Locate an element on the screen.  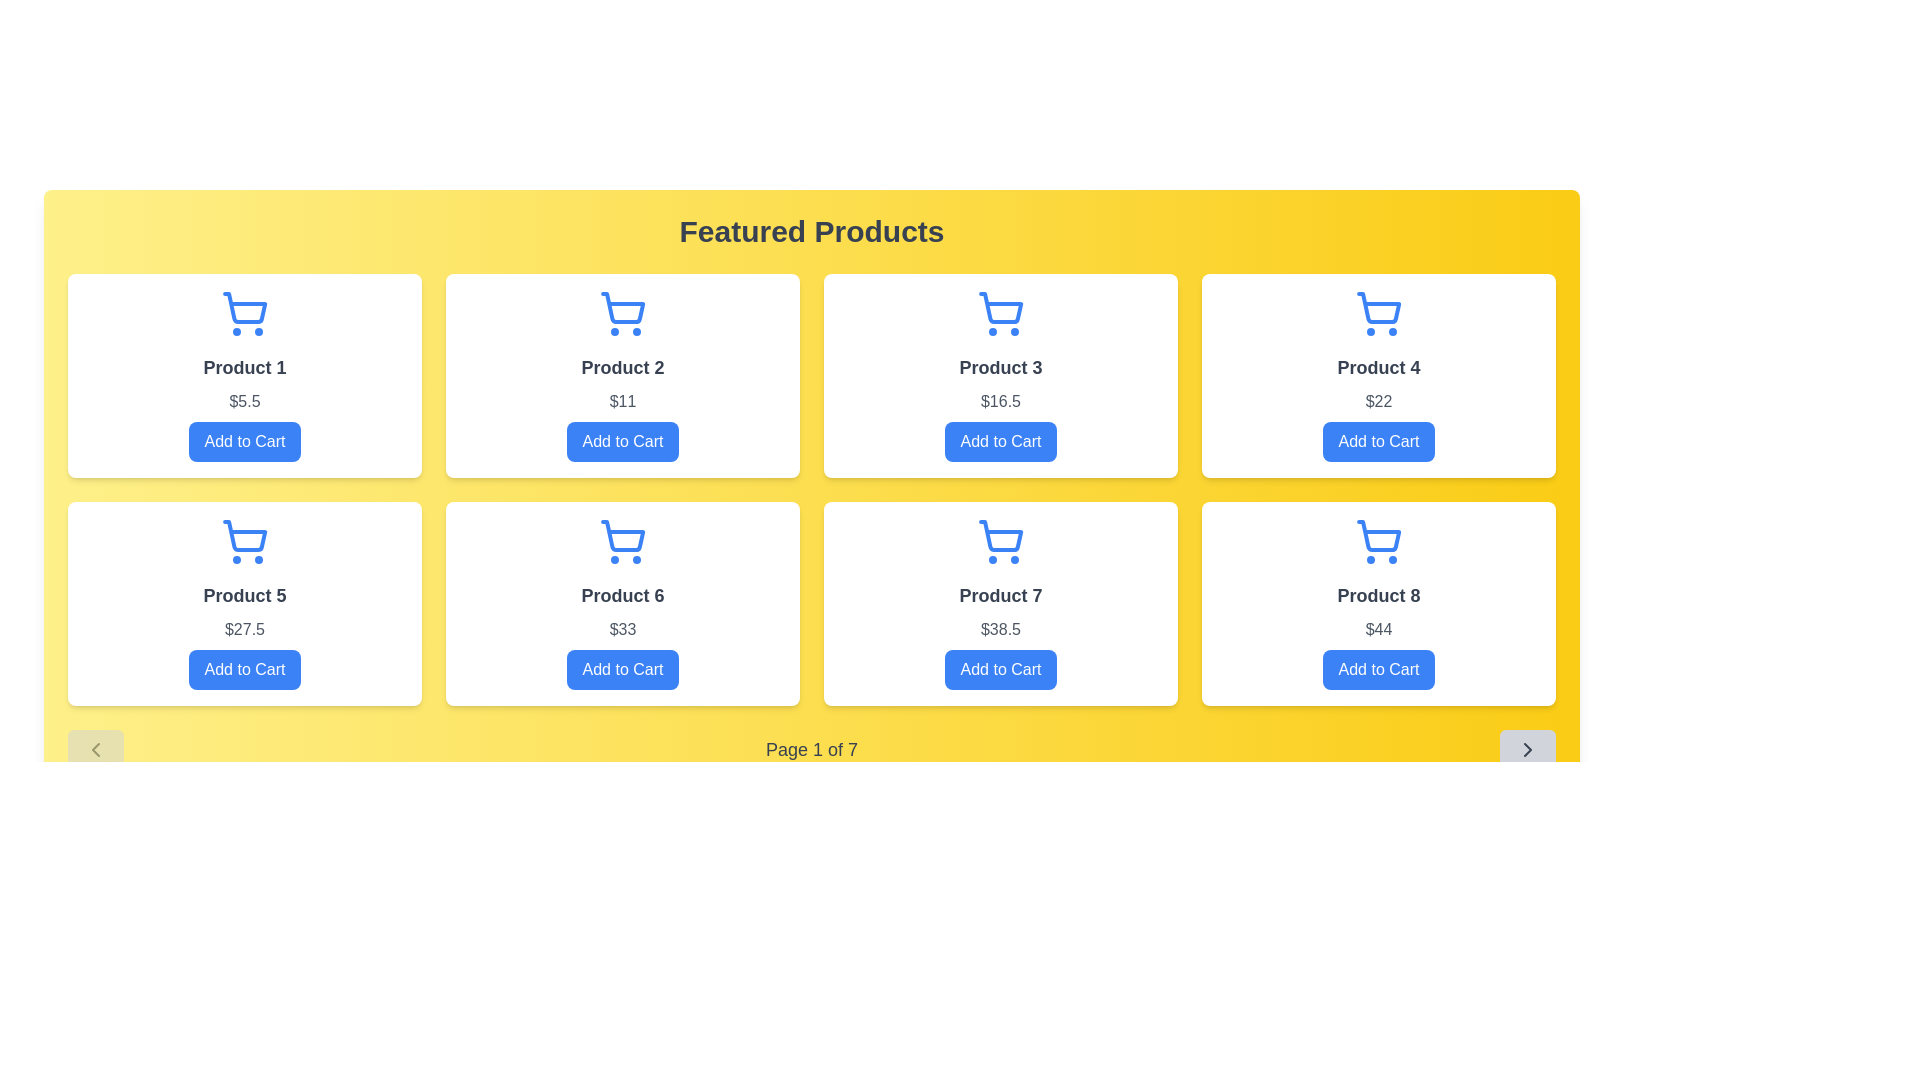
the button to add 'Product 7' to the cart, which is located in the second row and third column of the product grid is located at coordinates (1001, 670).